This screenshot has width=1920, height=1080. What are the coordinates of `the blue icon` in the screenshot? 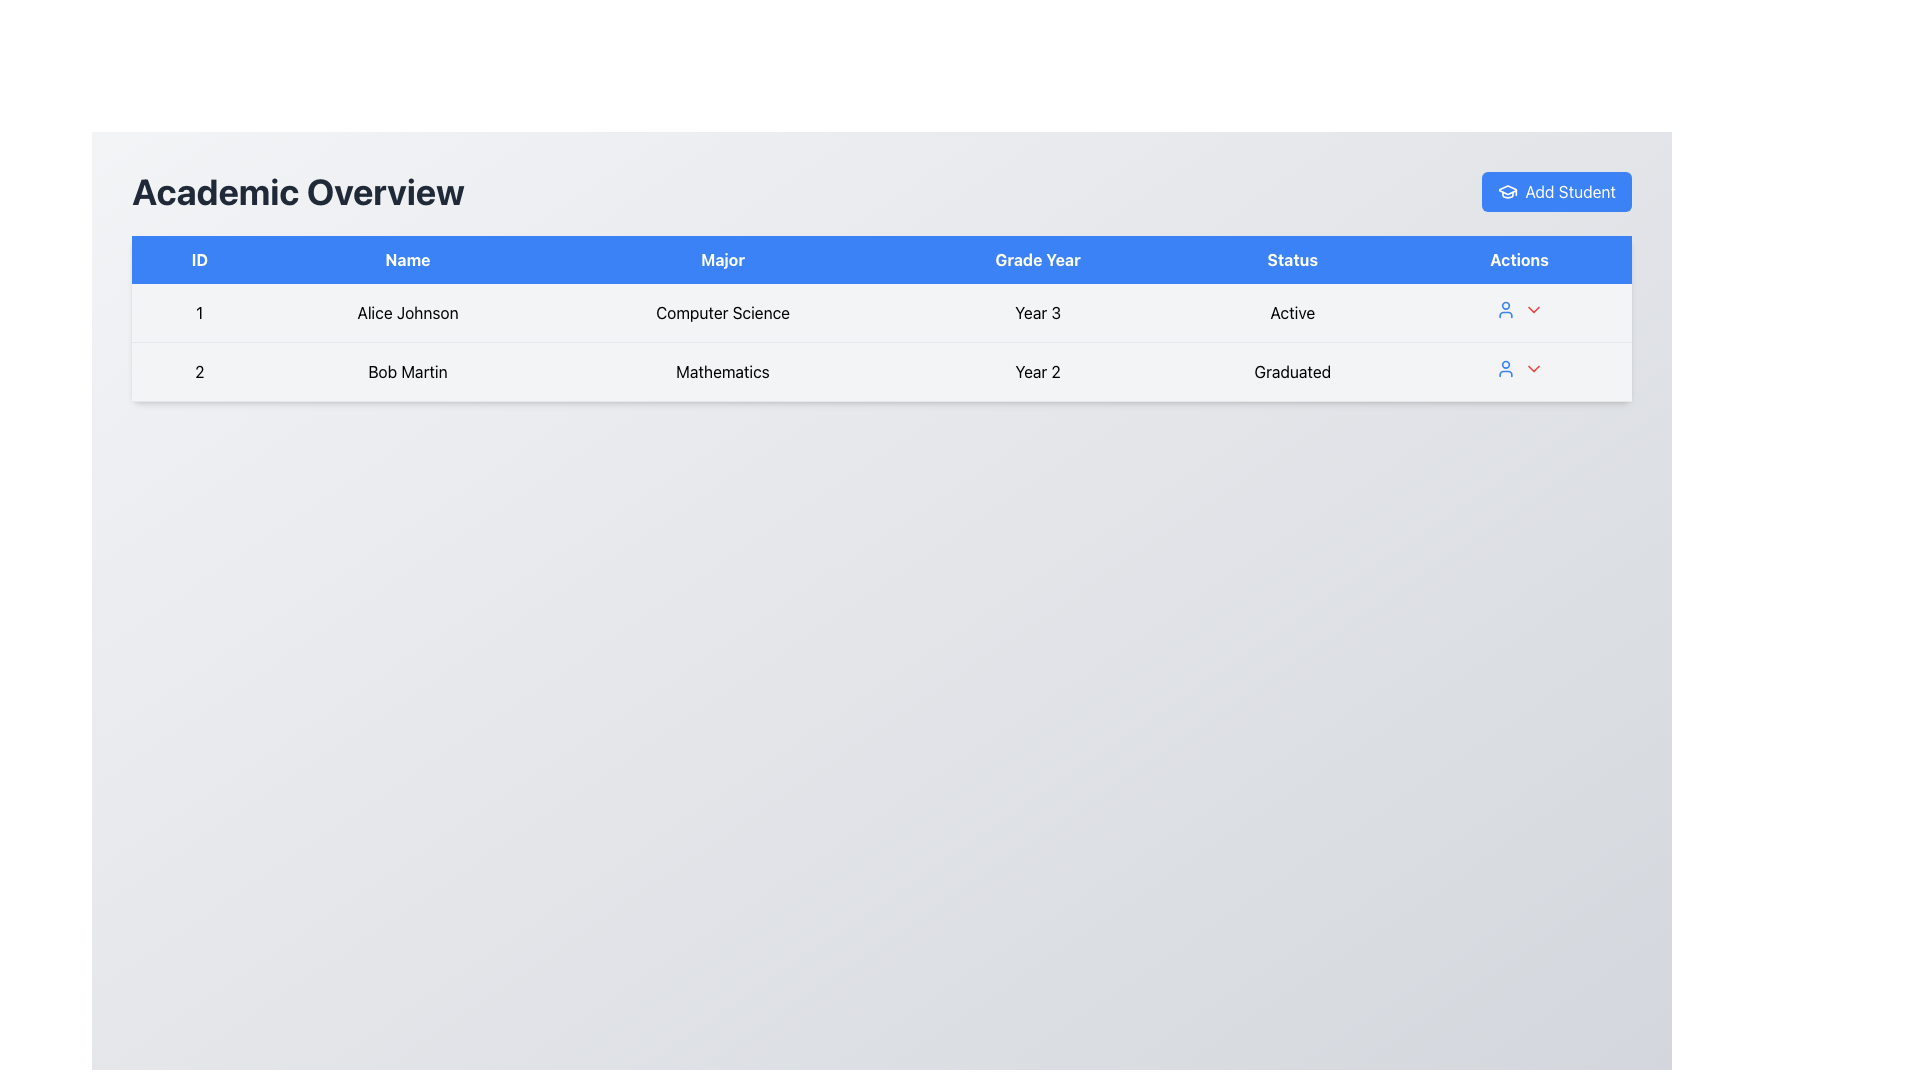 It's located at (1519, 371).